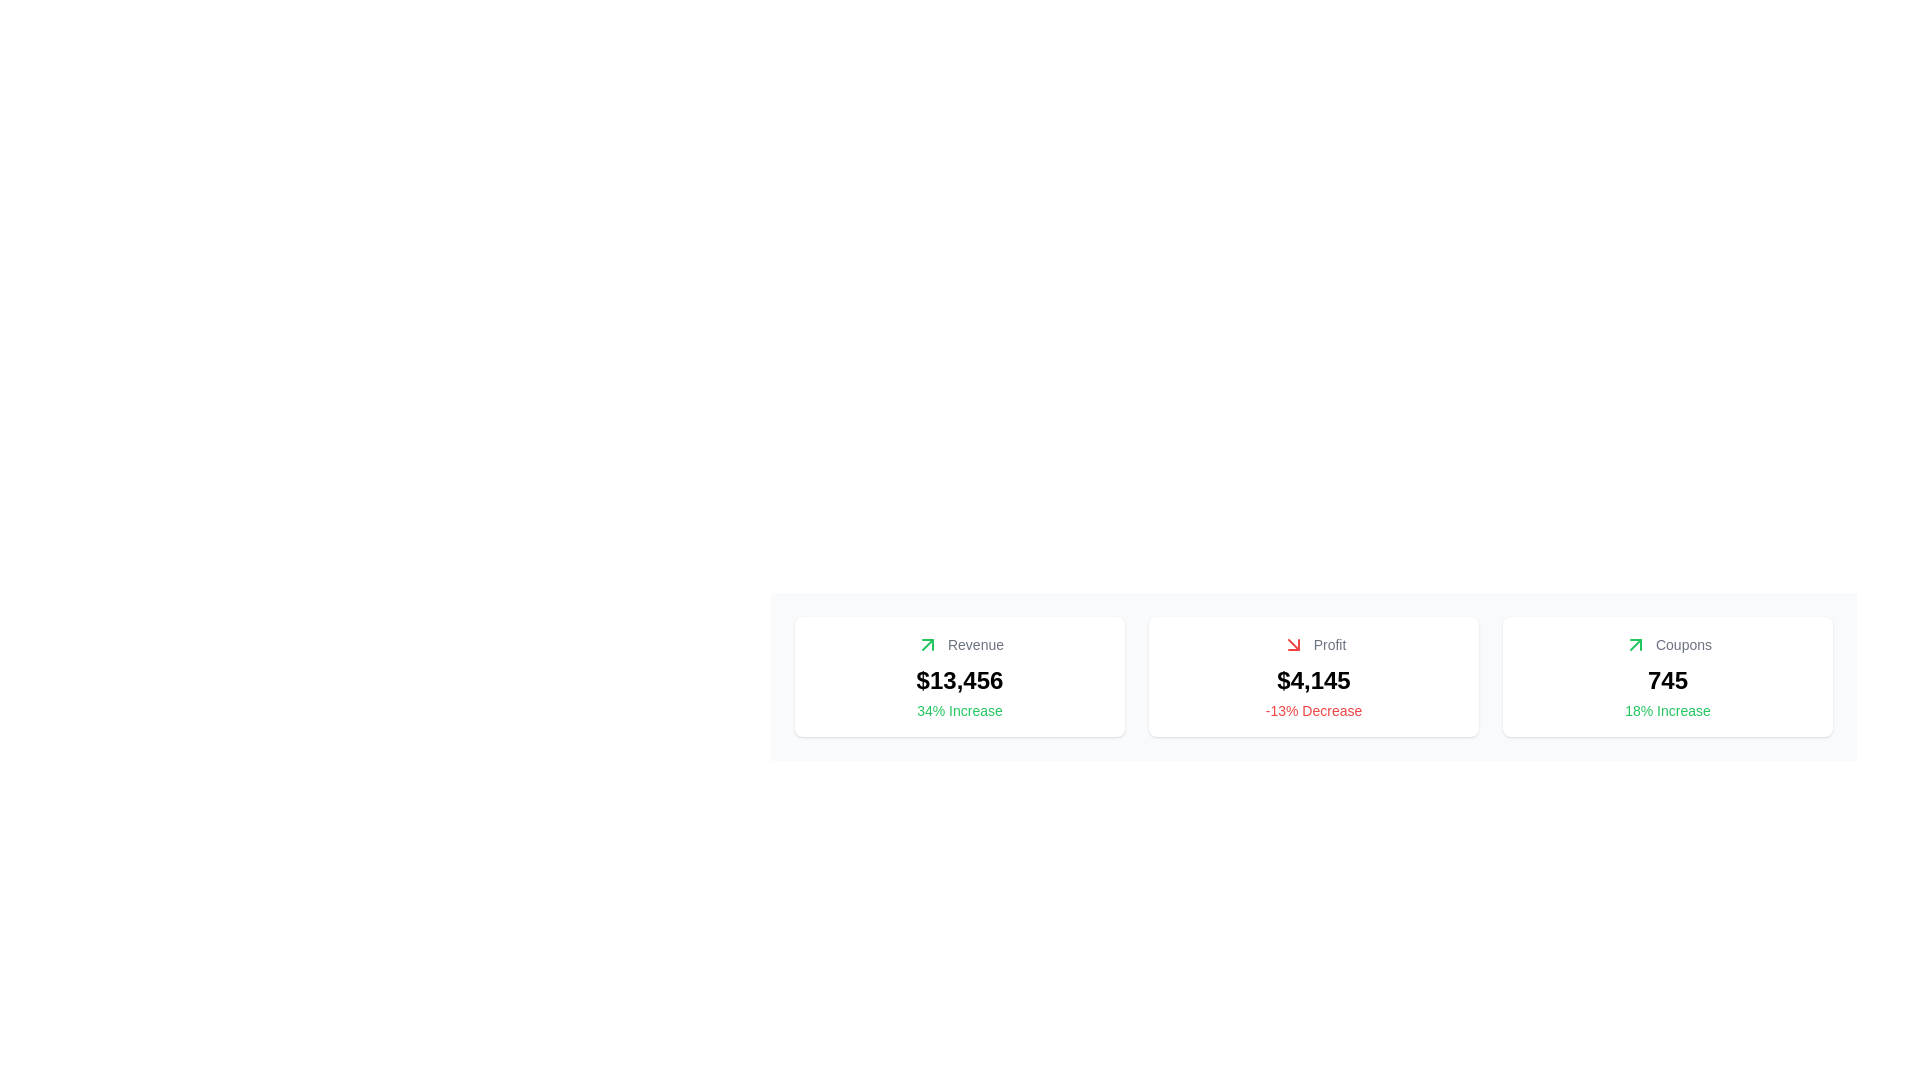  What do you see at coordinates (1636, 644) in the screenshot?
I see `the upward and rightward green arrow icon located at the top-left corner of the 'Coupons' card, which aligns closely with the text 'Coupons'` at bounding box center [1636, 644].